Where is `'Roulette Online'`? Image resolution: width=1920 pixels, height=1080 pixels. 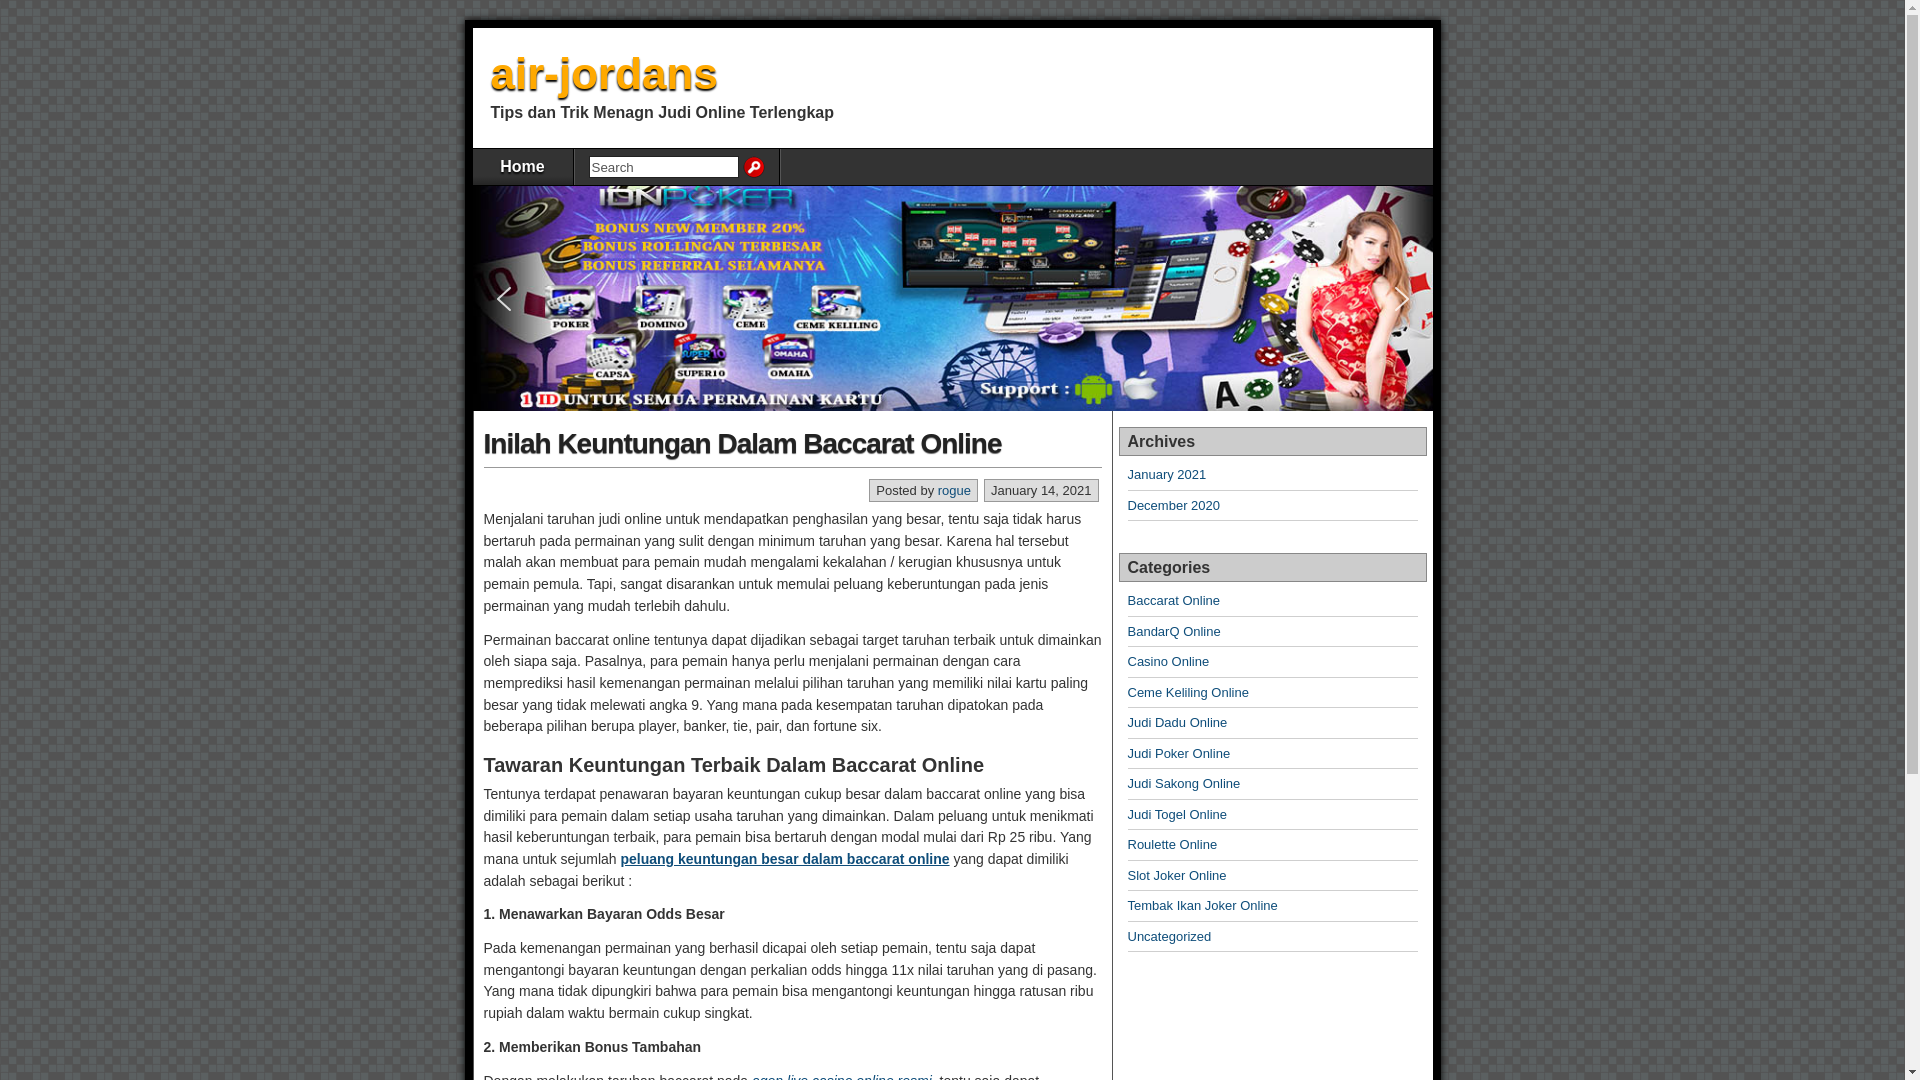
'Roulette Online' is located at coordinates (1172, 844).